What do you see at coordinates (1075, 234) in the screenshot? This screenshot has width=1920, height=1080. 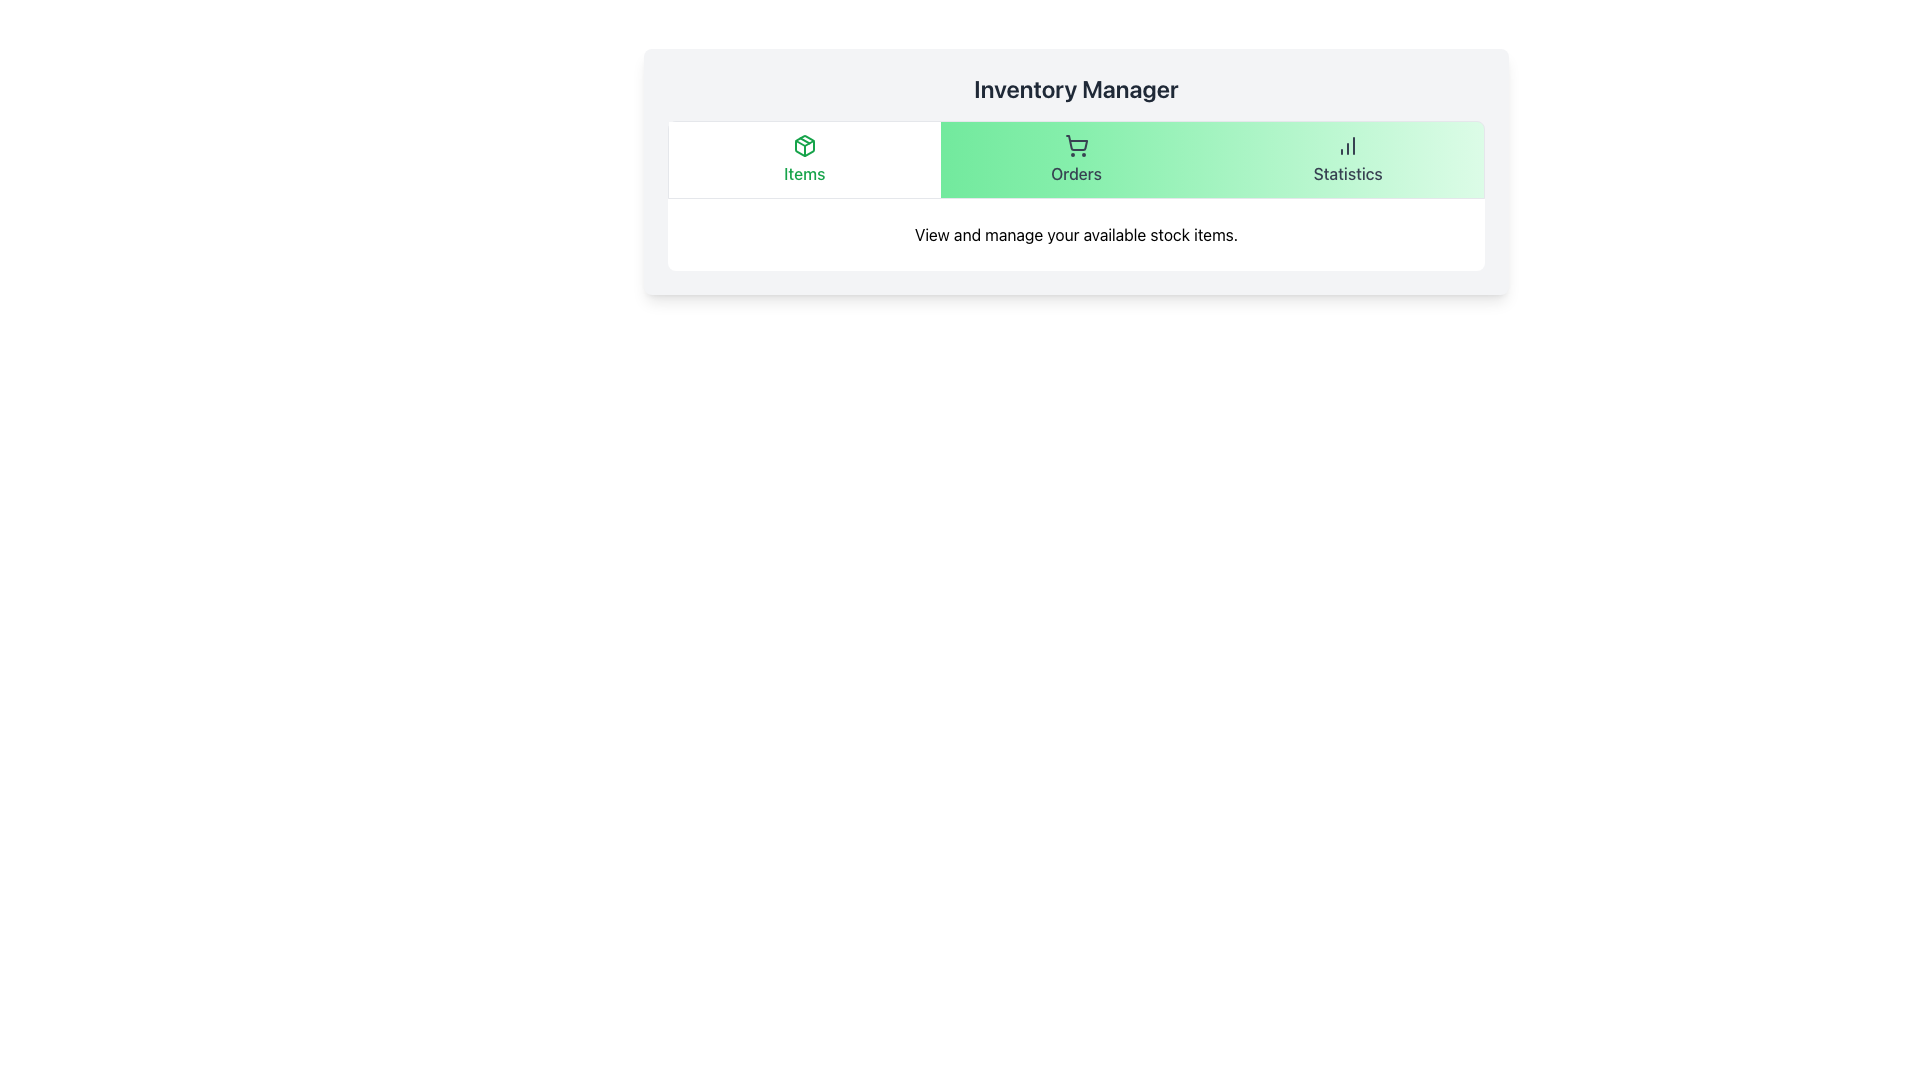 I see `the static text block displaying 'View and manage your available stock items.' which is centered below the tab navigation bar` at bounding box center [1075, 234].